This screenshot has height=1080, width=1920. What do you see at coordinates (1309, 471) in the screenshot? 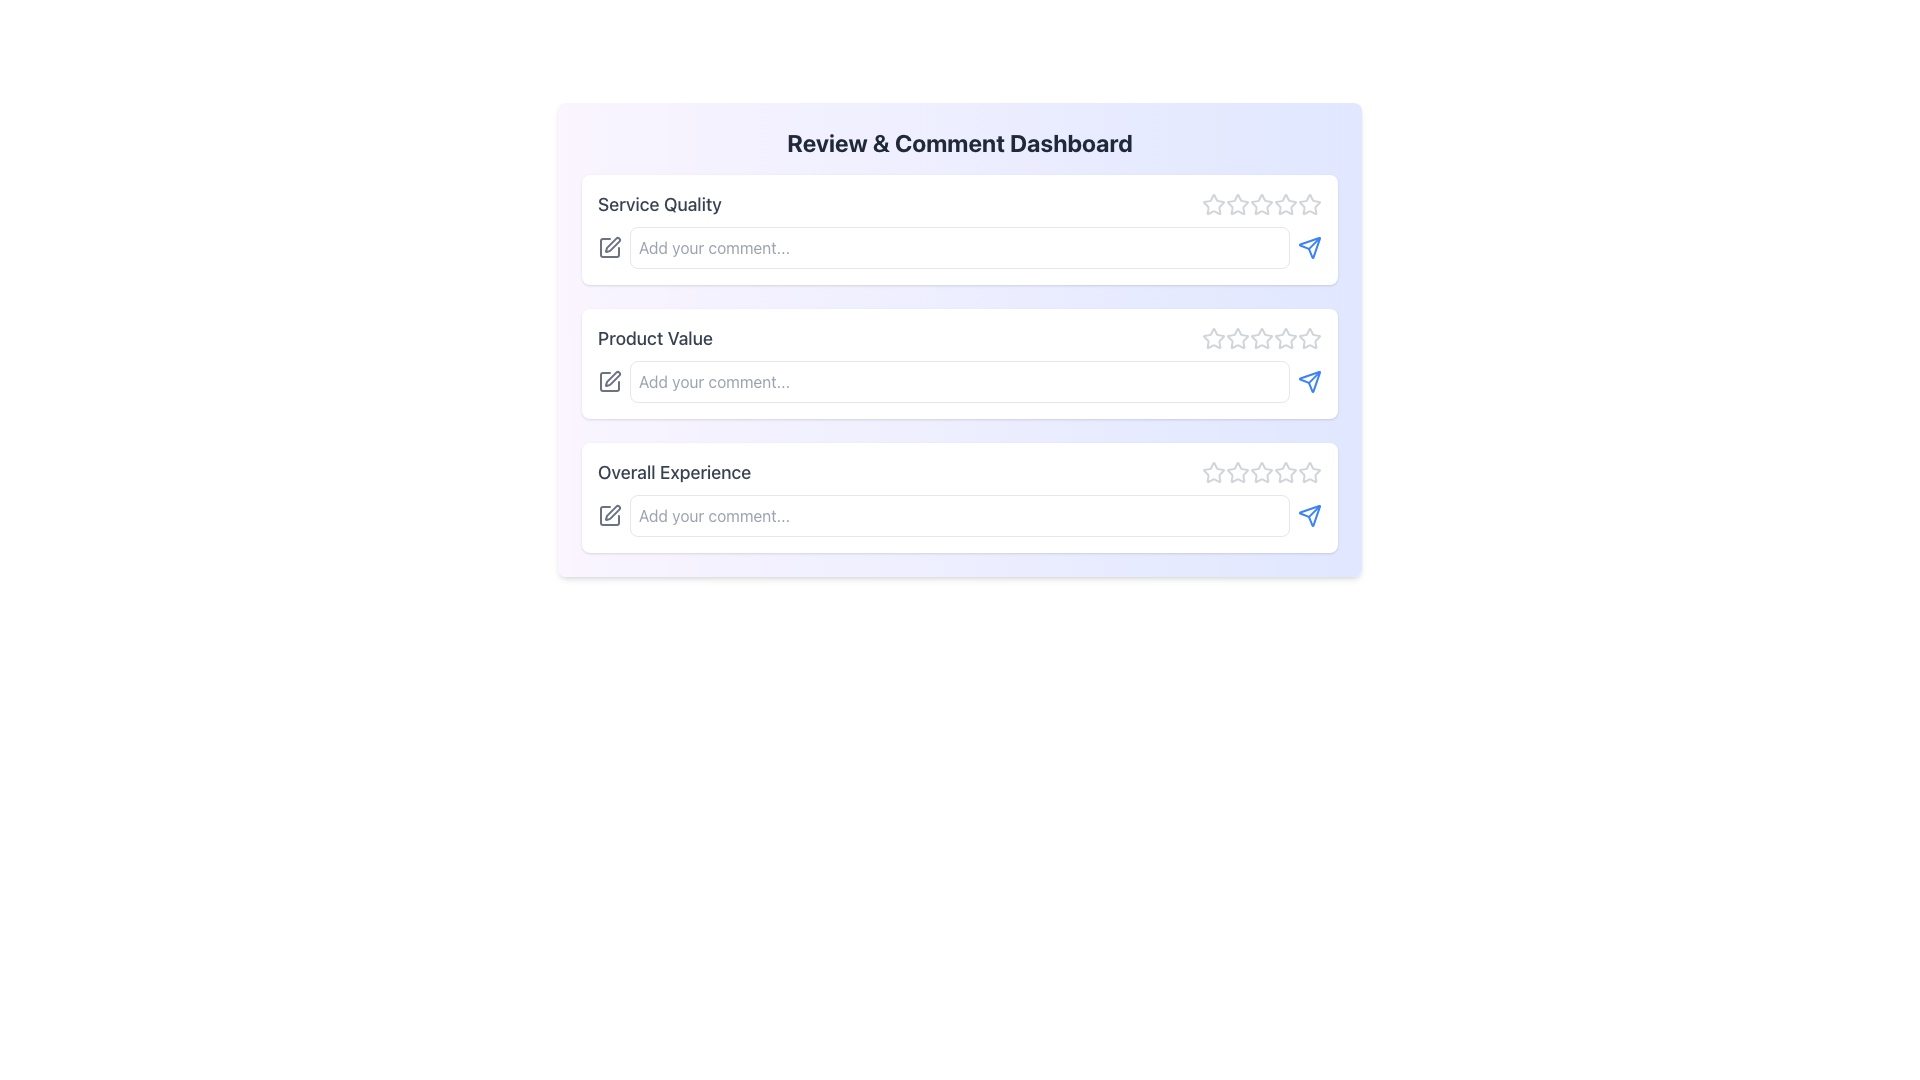
I see `the fourth rating star in the 'Overall Experience' section` at bounding box center [1309, 471].